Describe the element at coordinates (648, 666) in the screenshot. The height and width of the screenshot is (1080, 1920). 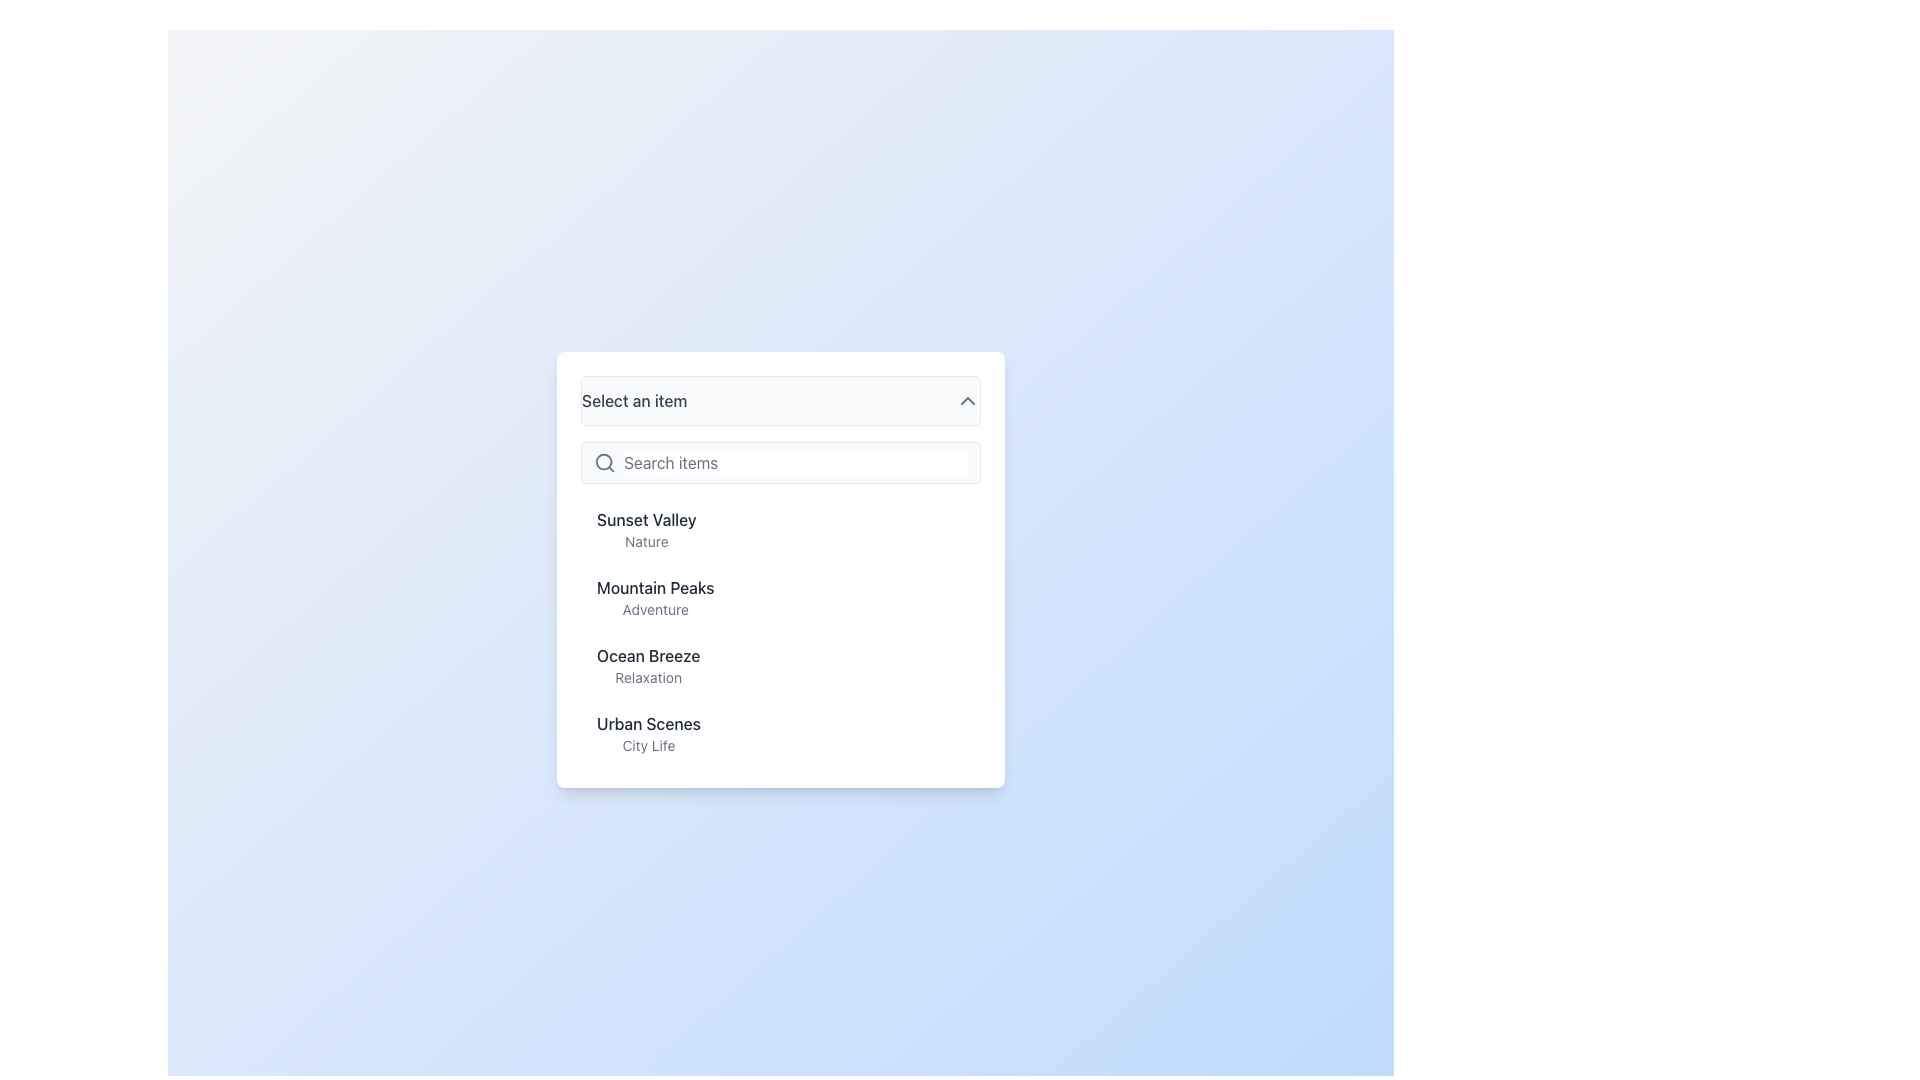
I see `to select the 'Ocean Breeze' and 'Relaxation' option from the dropdown list, which is the third item in the vertical list` at that location.